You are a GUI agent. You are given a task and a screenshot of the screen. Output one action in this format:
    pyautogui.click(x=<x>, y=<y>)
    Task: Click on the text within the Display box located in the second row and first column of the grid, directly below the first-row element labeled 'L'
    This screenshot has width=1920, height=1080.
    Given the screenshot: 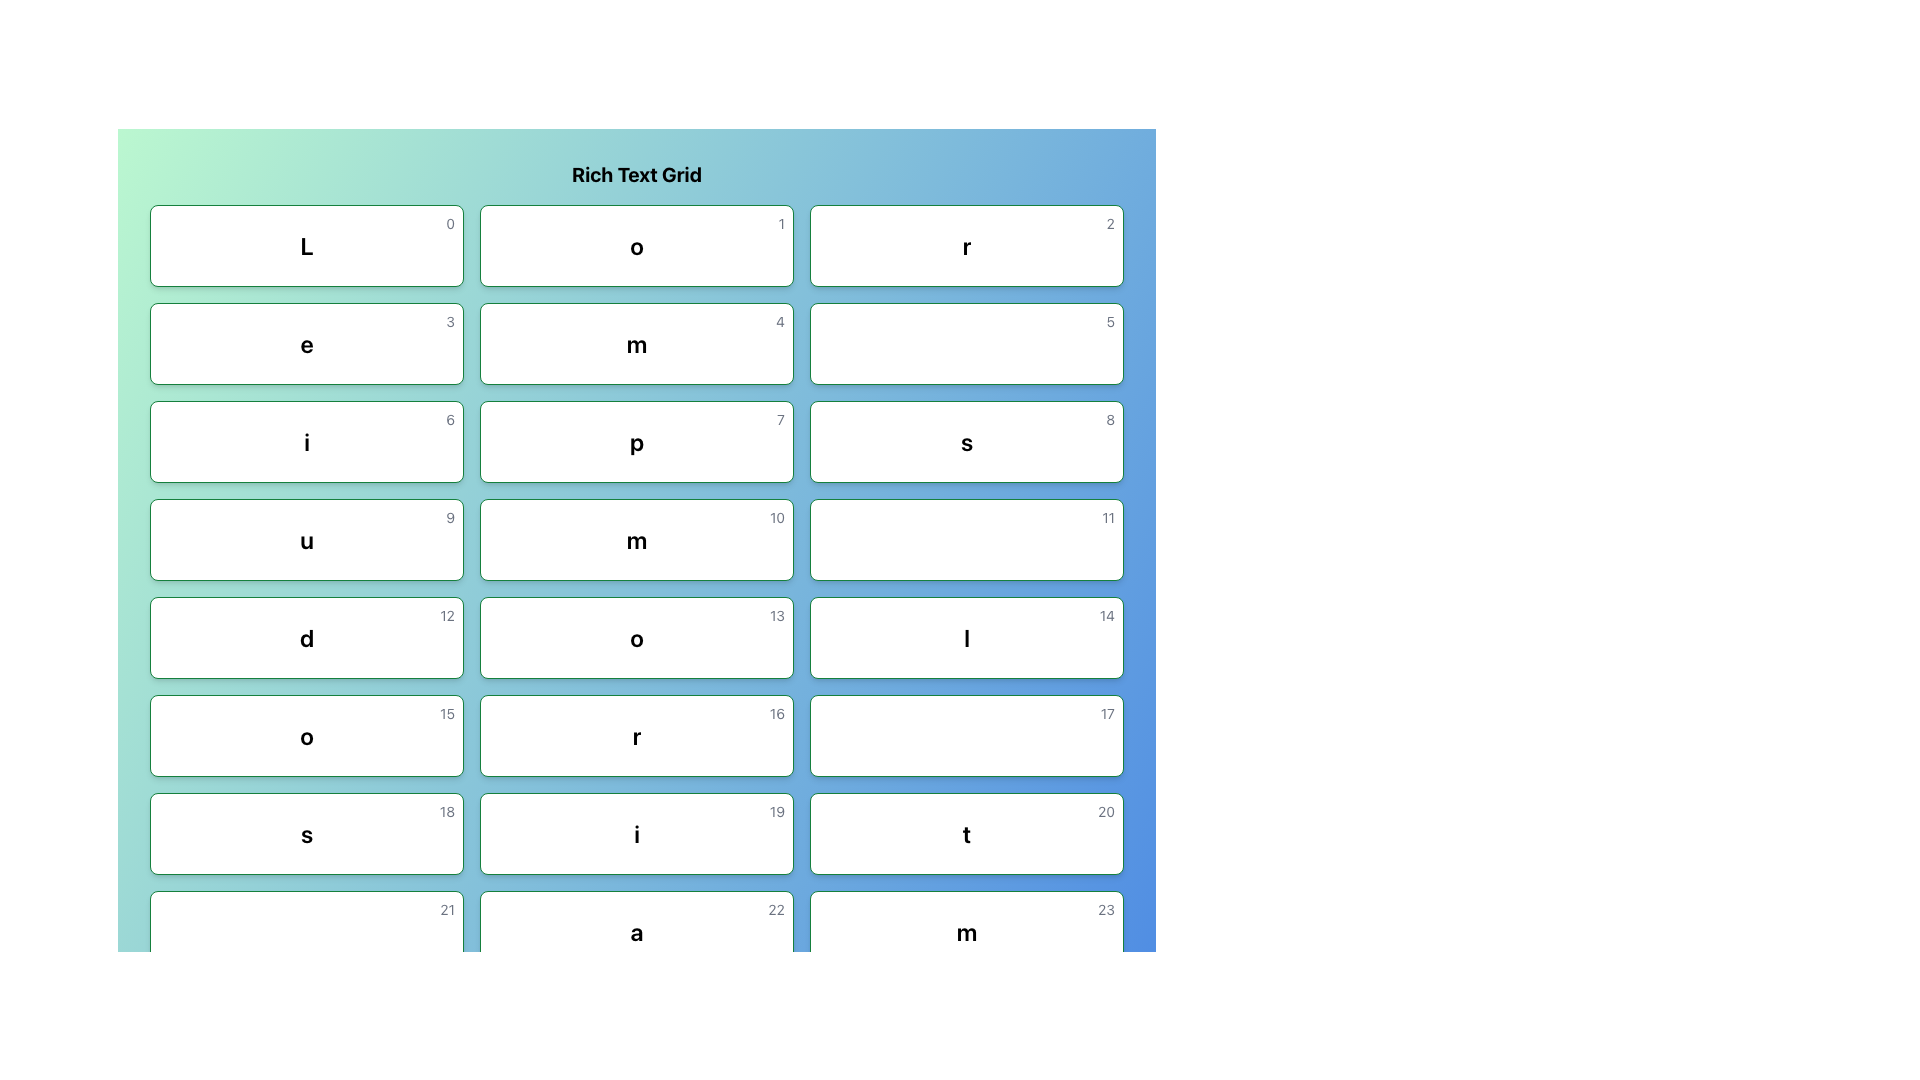 What is the action you would take?
    pyautogui.click(x=306, y=342)
    